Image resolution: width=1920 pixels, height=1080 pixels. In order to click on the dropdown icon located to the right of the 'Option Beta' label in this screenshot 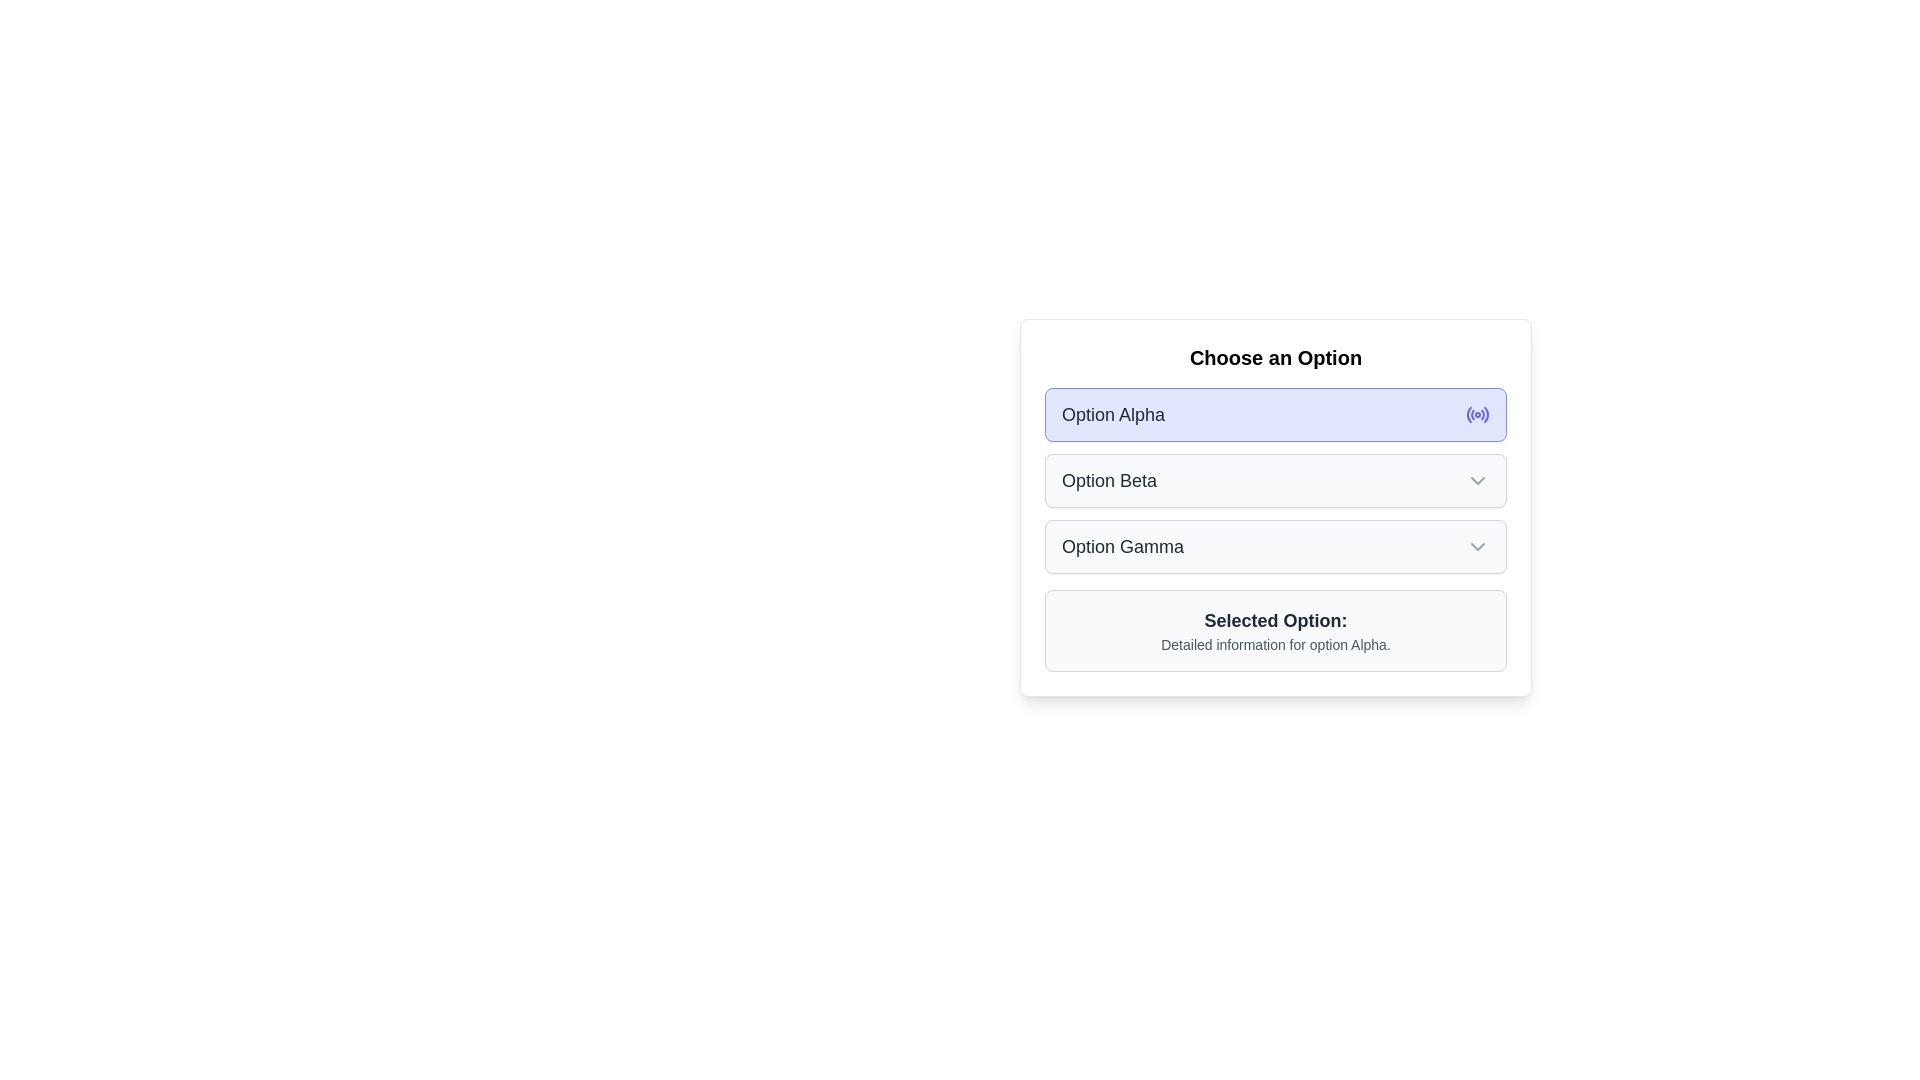, I will do `click(1478, 481)`.